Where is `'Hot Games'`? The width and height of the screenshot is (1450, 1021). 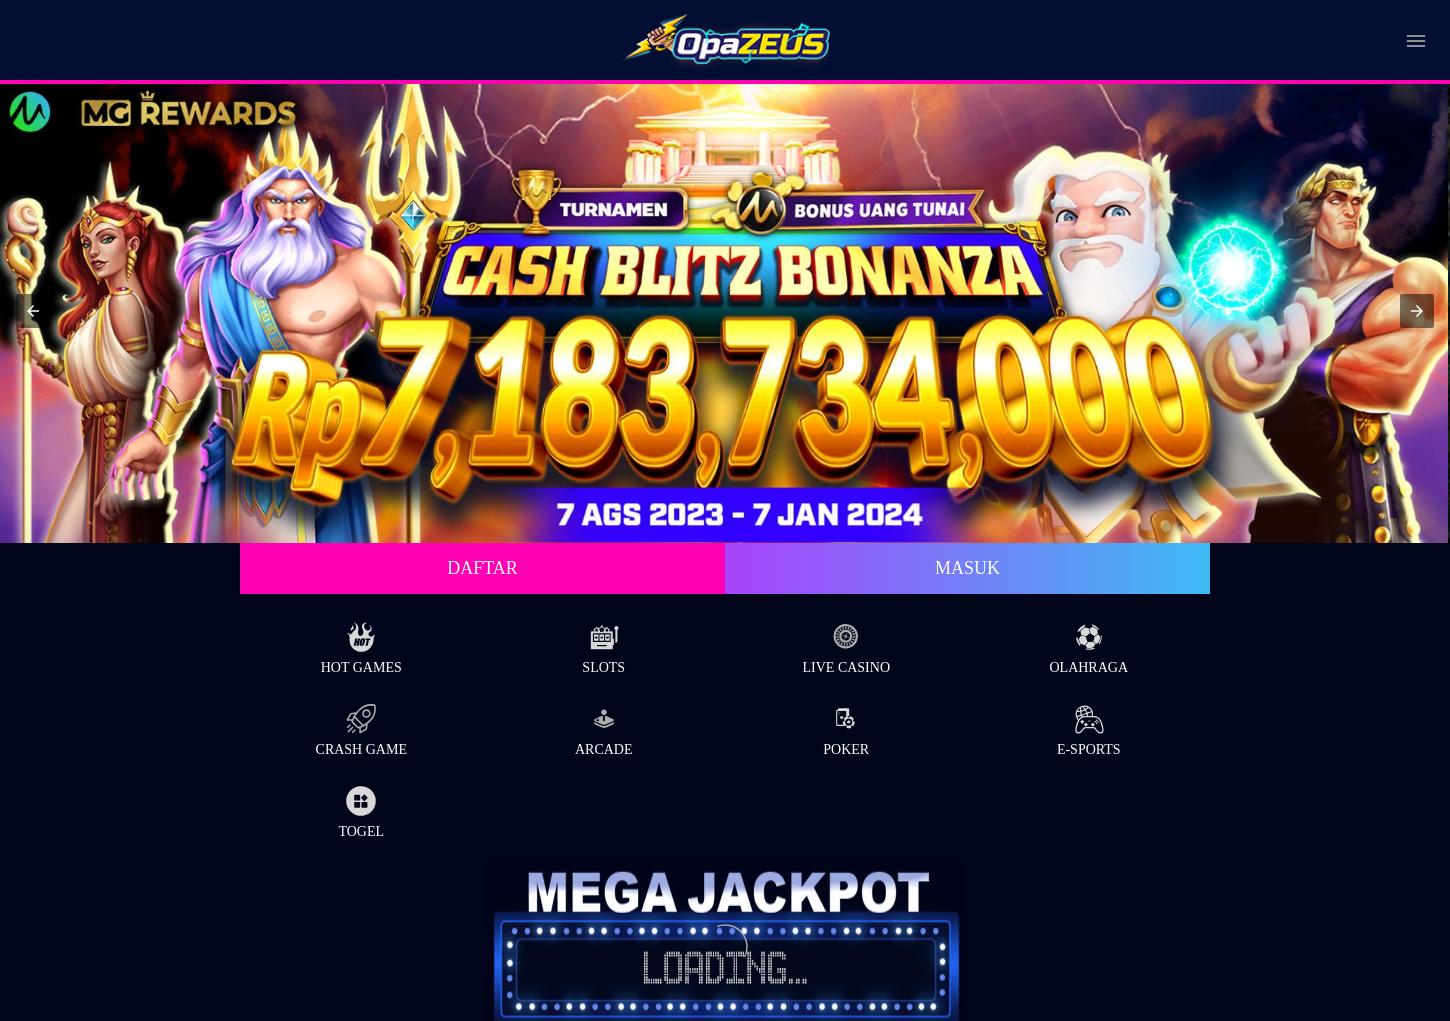 'Hot Games' is located at coordinates (320, 665).